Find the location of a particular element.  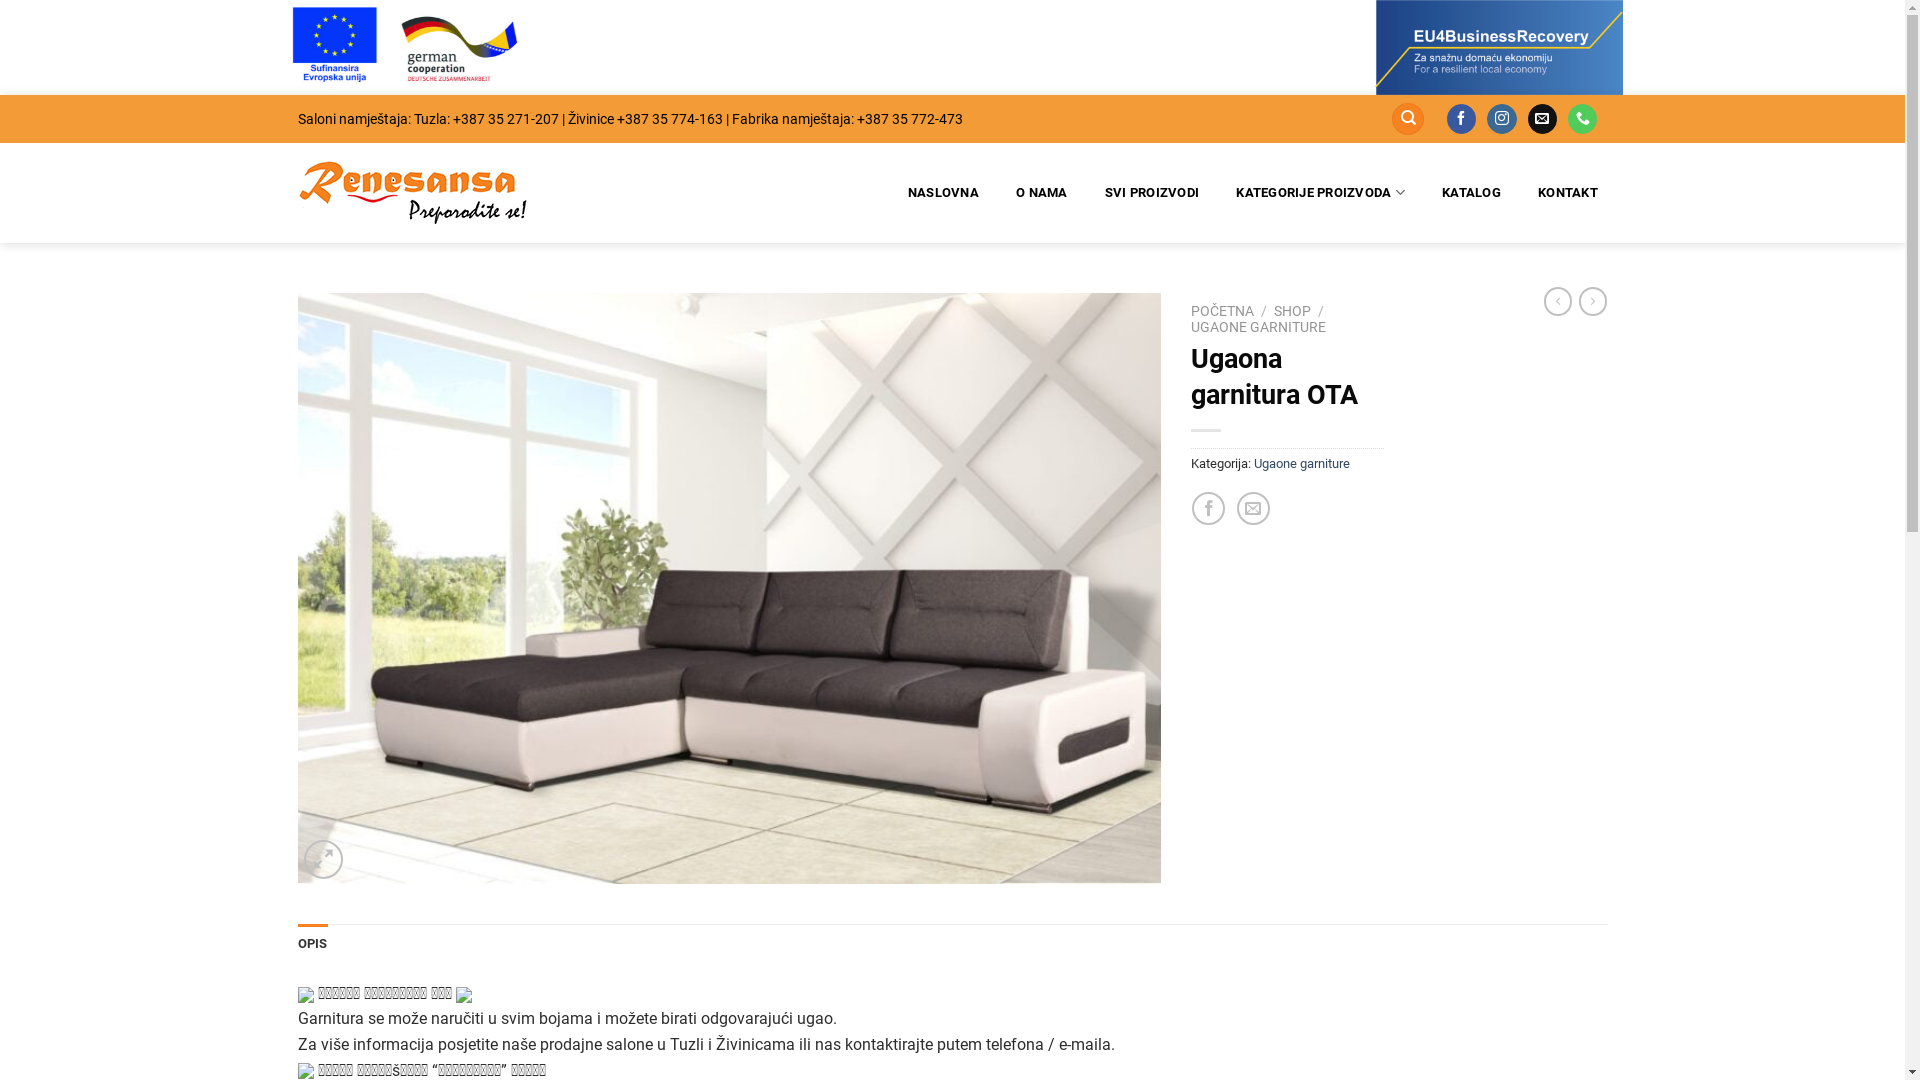

'SVI PROIZVODI' is located at coordinates (1152, 192).